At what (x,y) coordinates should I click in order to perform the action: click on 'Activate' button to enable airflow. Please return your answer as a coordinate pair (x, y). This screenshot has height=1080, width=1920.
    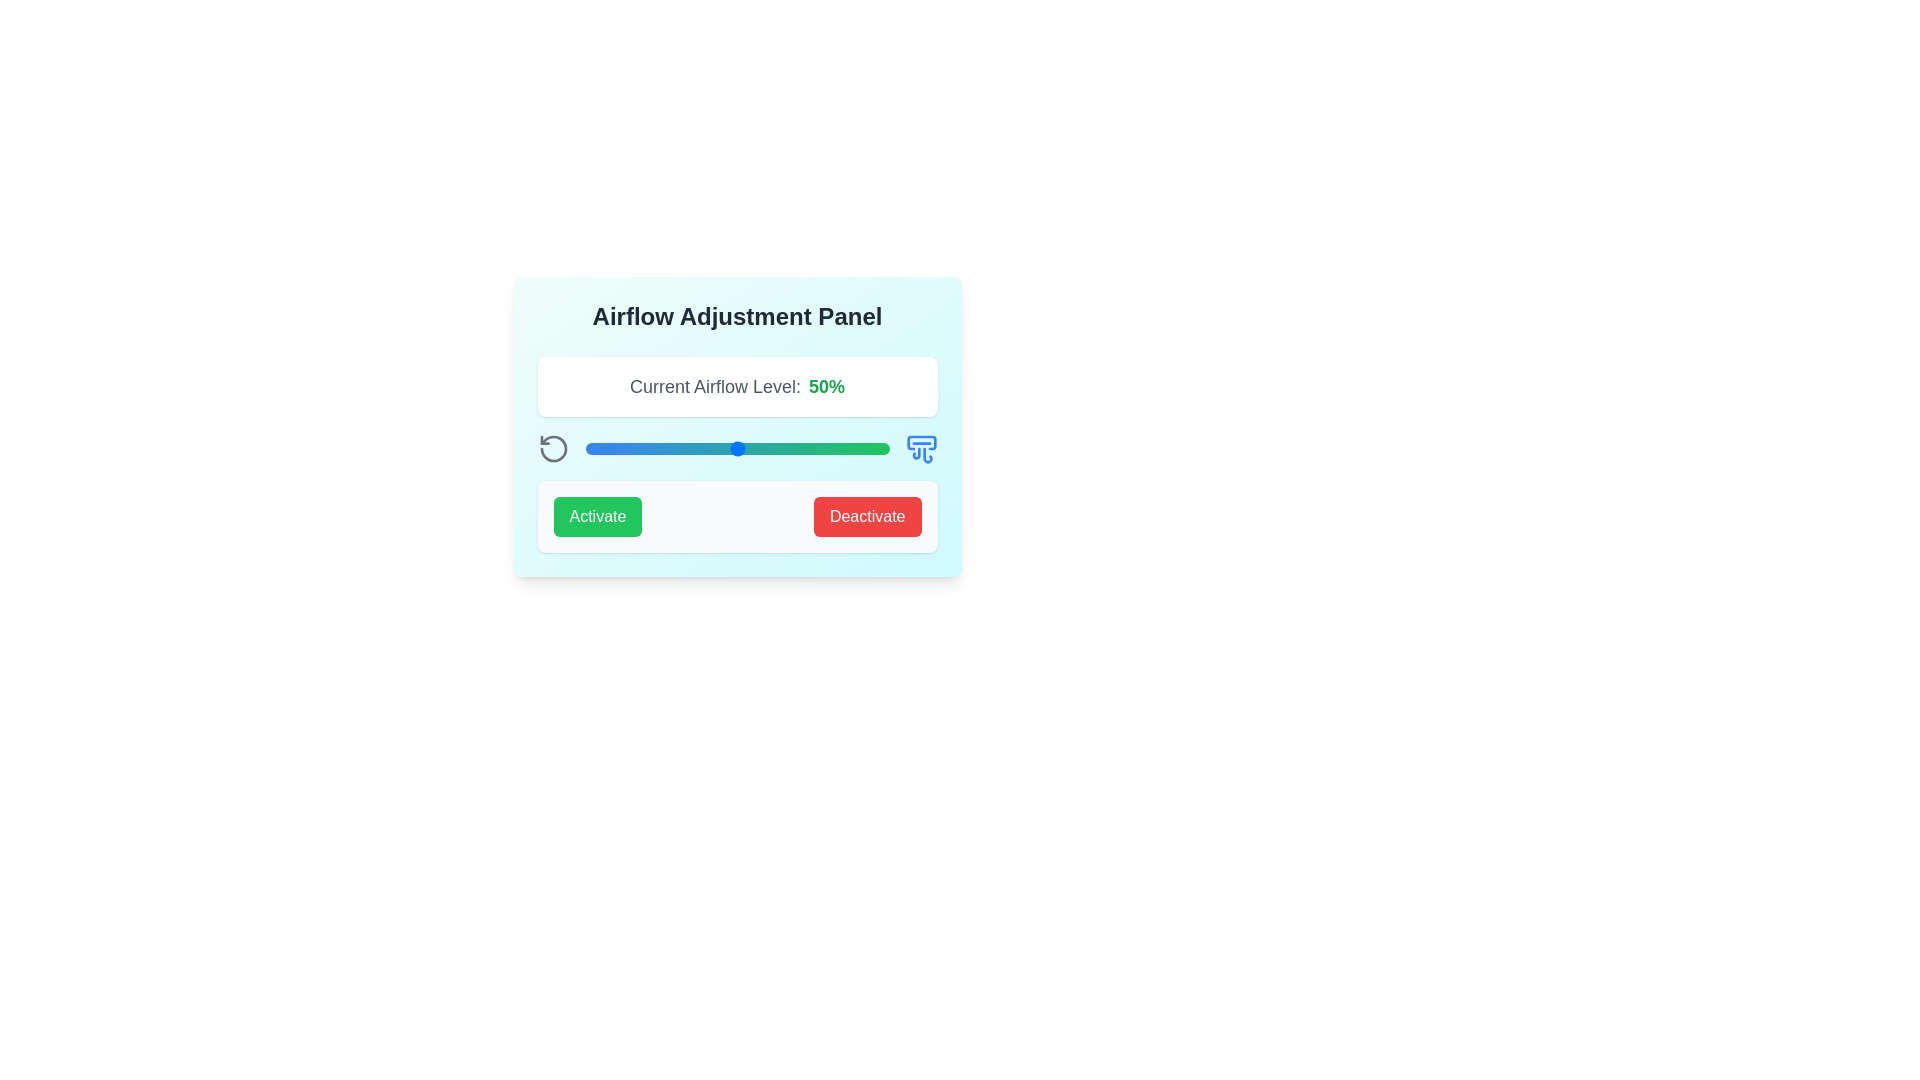
    Looking at the image, I should click on (596, 515).